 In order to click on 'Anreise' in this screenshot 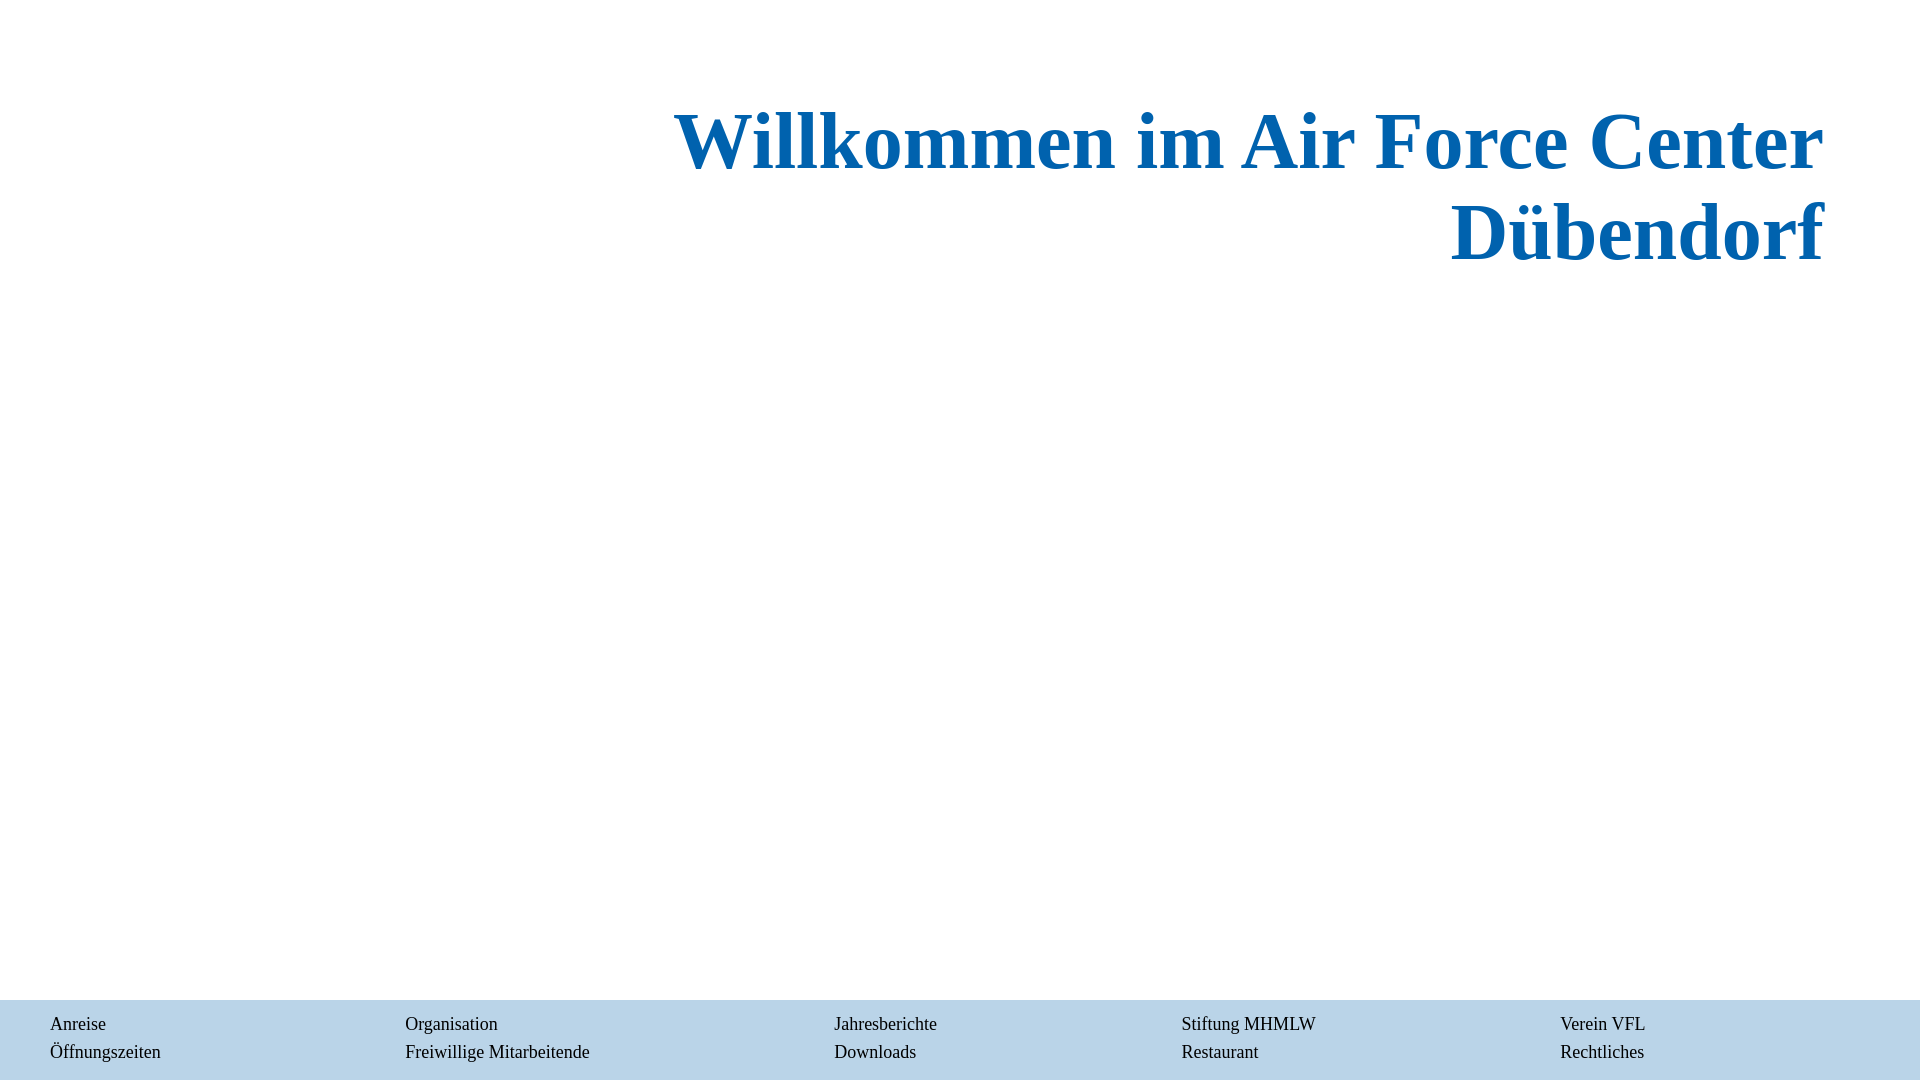, I will do `click(77, 1023)`.